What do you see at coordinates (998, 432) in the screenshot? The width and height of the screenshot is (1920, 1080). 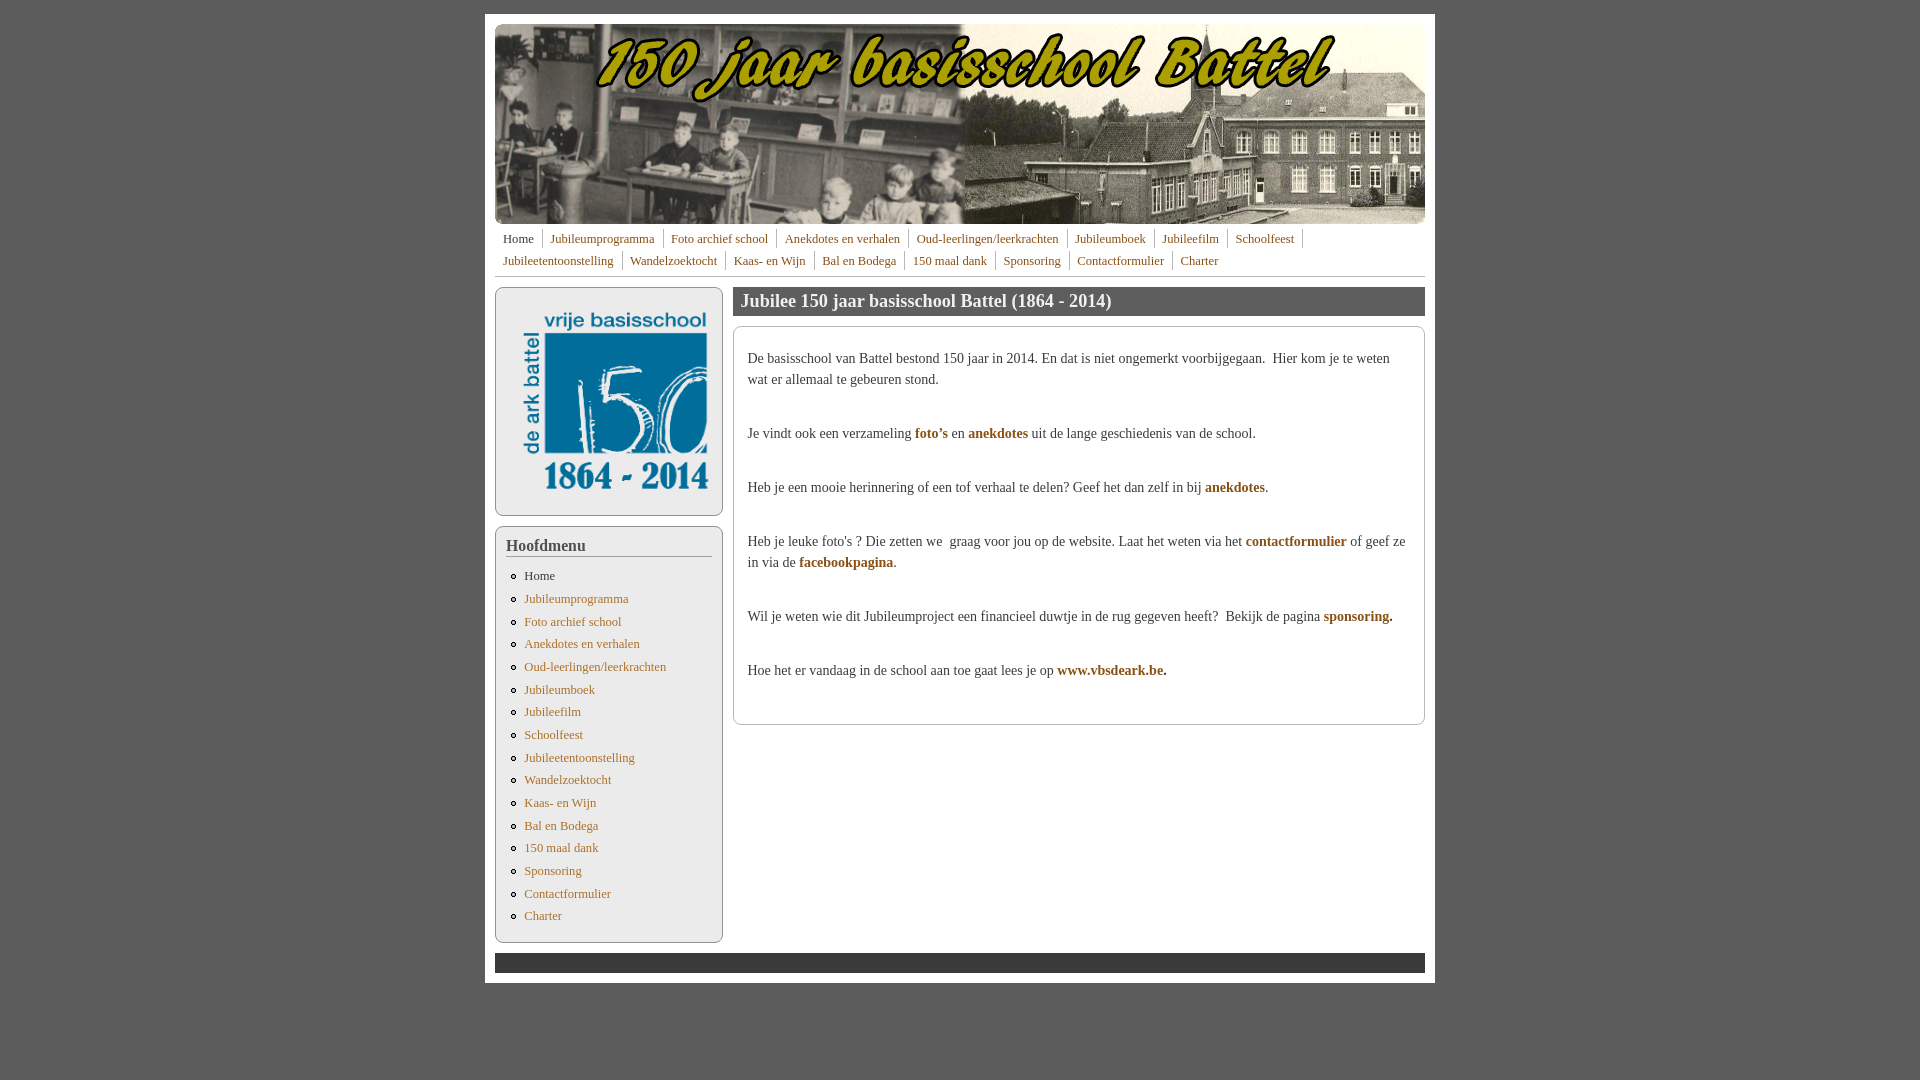 I see `'anekdotes'` at bounding box center [998, 432].